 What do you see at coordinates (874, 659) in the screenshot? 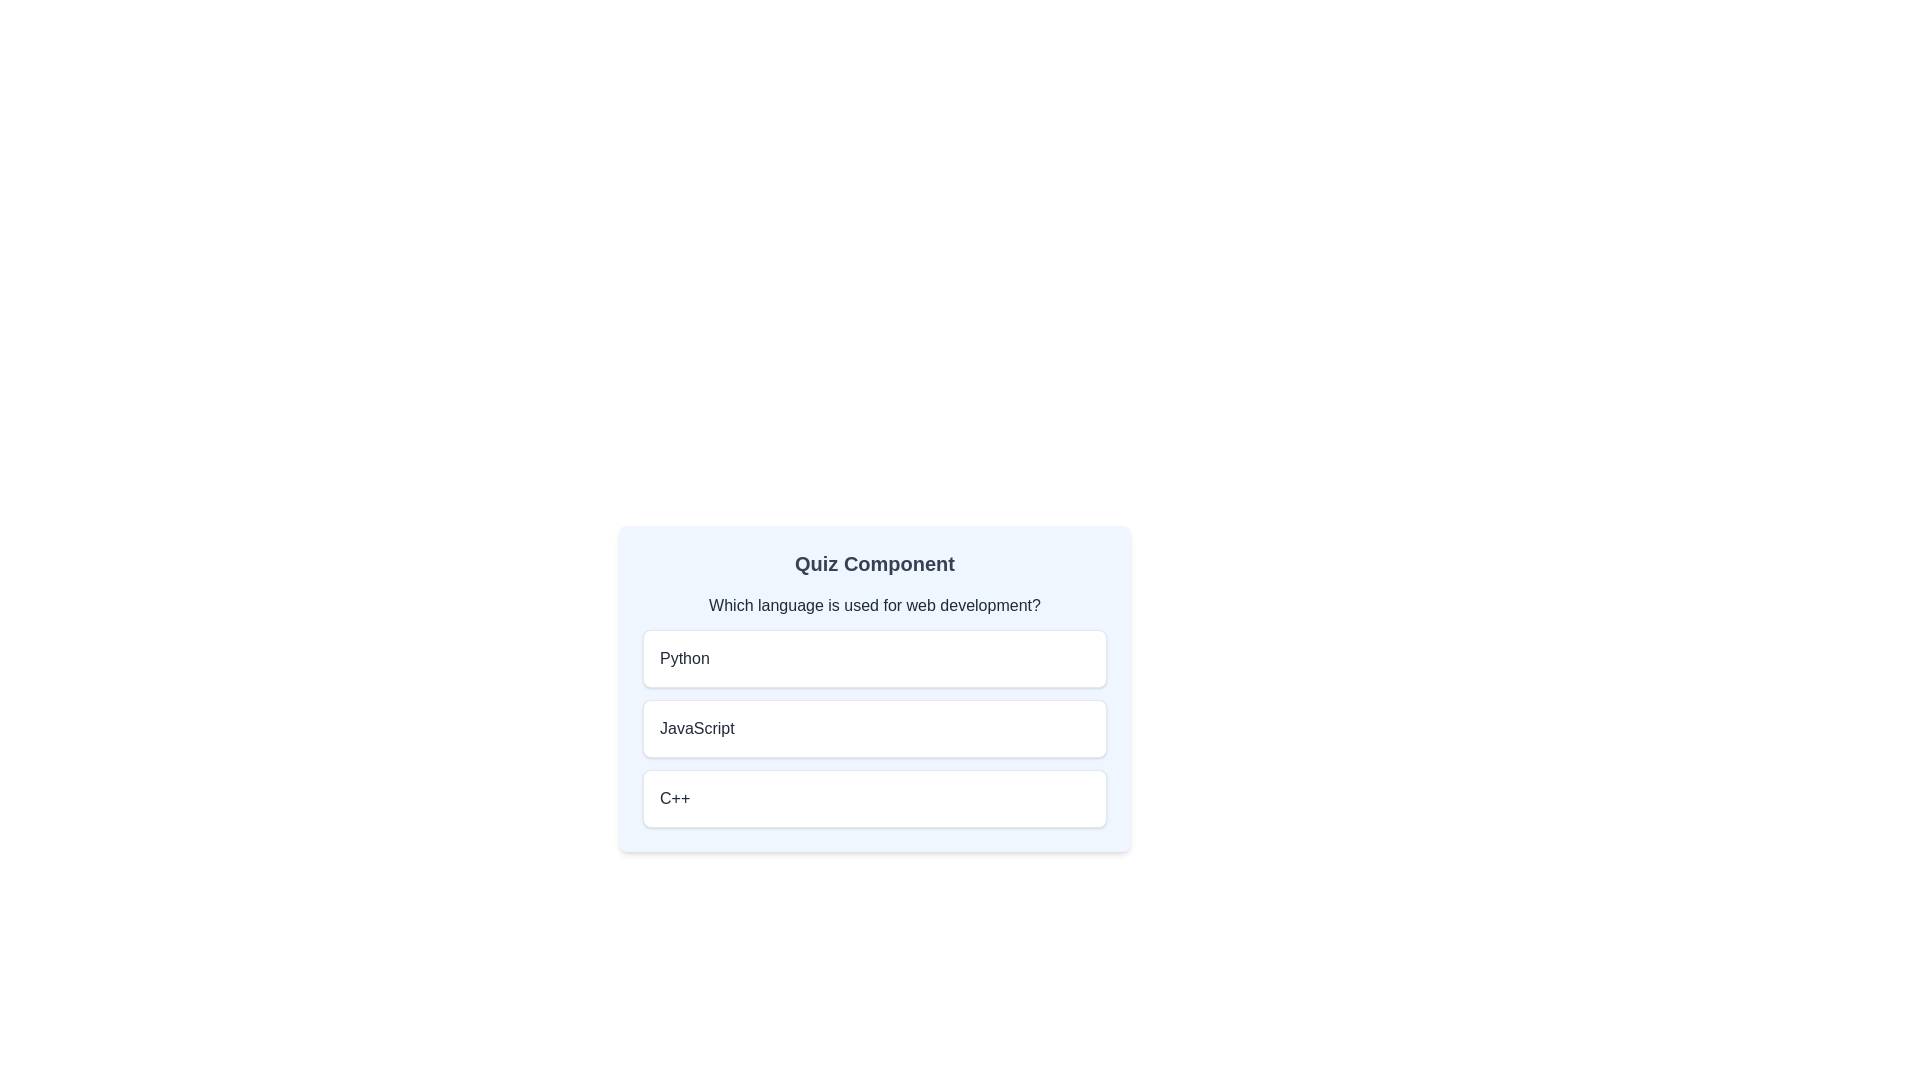
I see `the answer option labeled Python` at bounding box center [874, 659].